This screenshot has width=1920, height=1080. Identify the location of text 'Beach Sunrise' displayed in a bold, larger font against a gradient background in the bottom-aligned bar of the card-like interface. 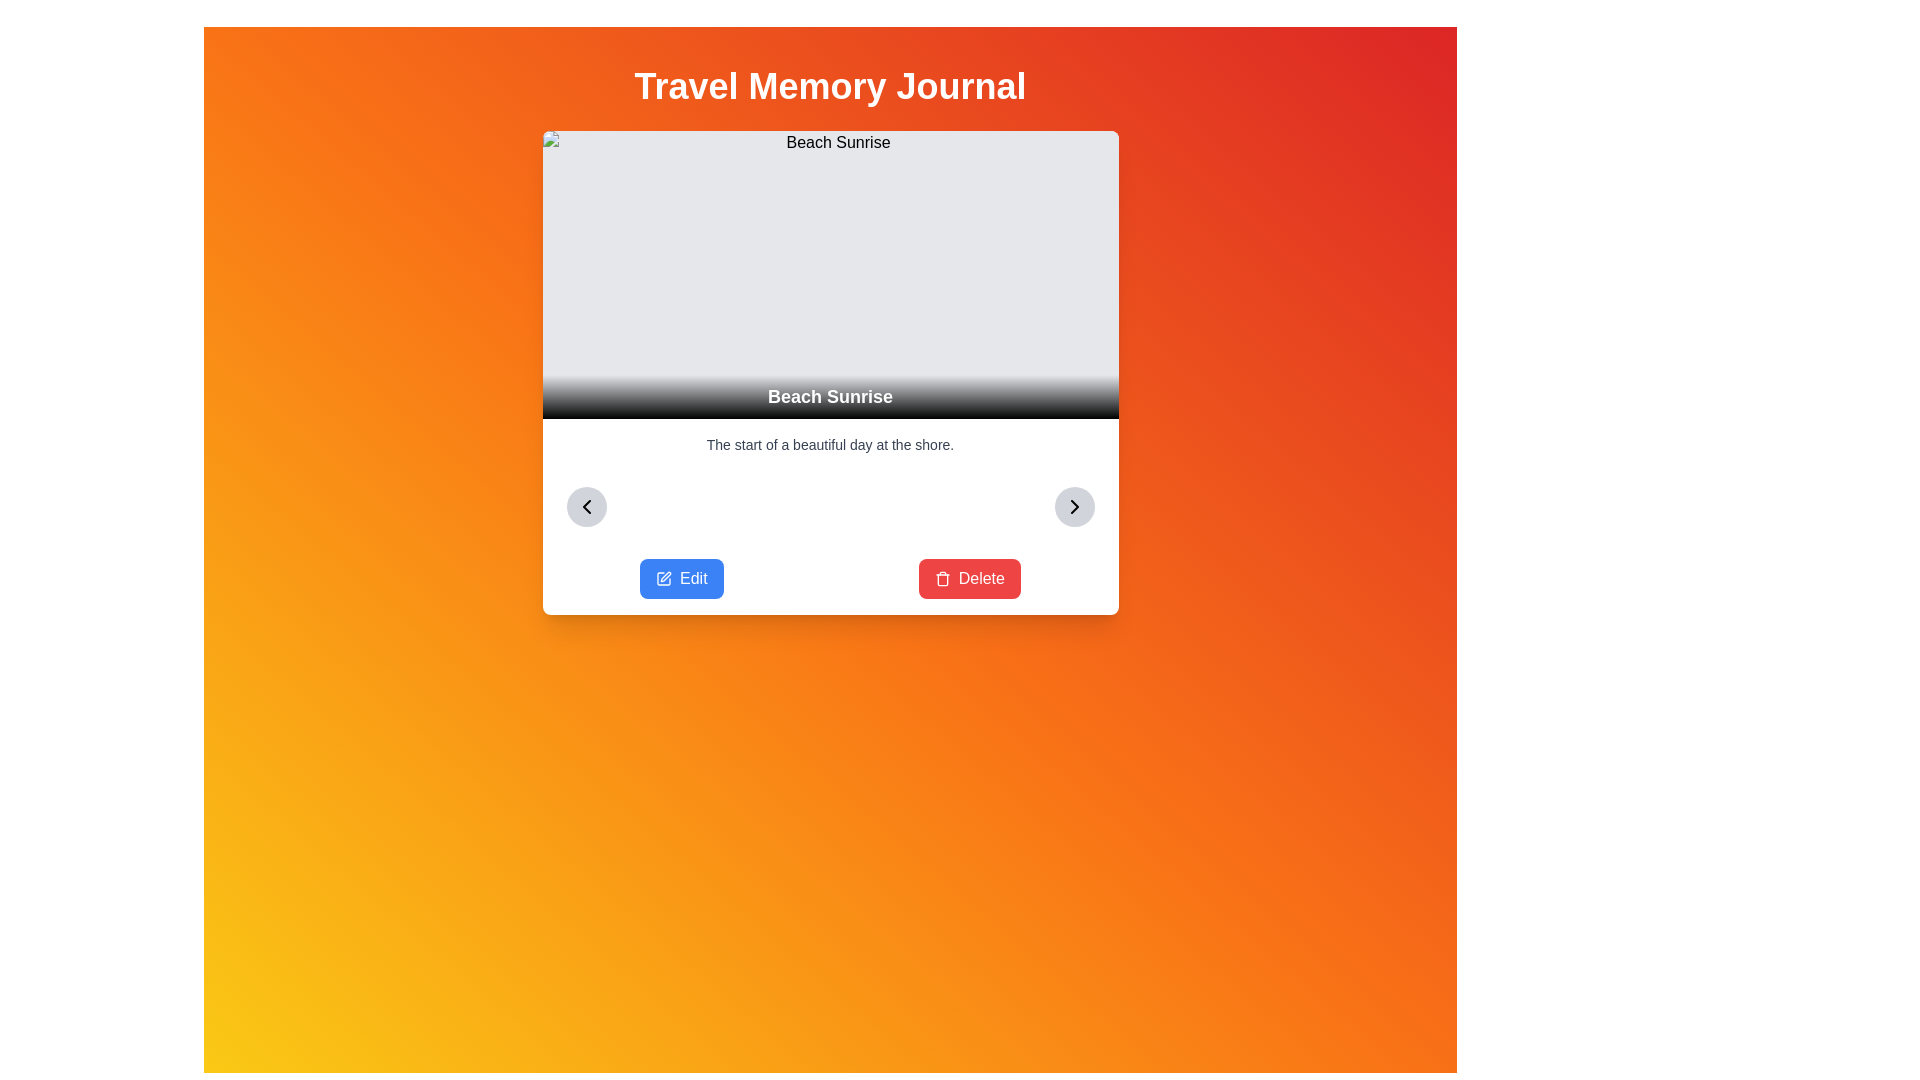
(830, 397).